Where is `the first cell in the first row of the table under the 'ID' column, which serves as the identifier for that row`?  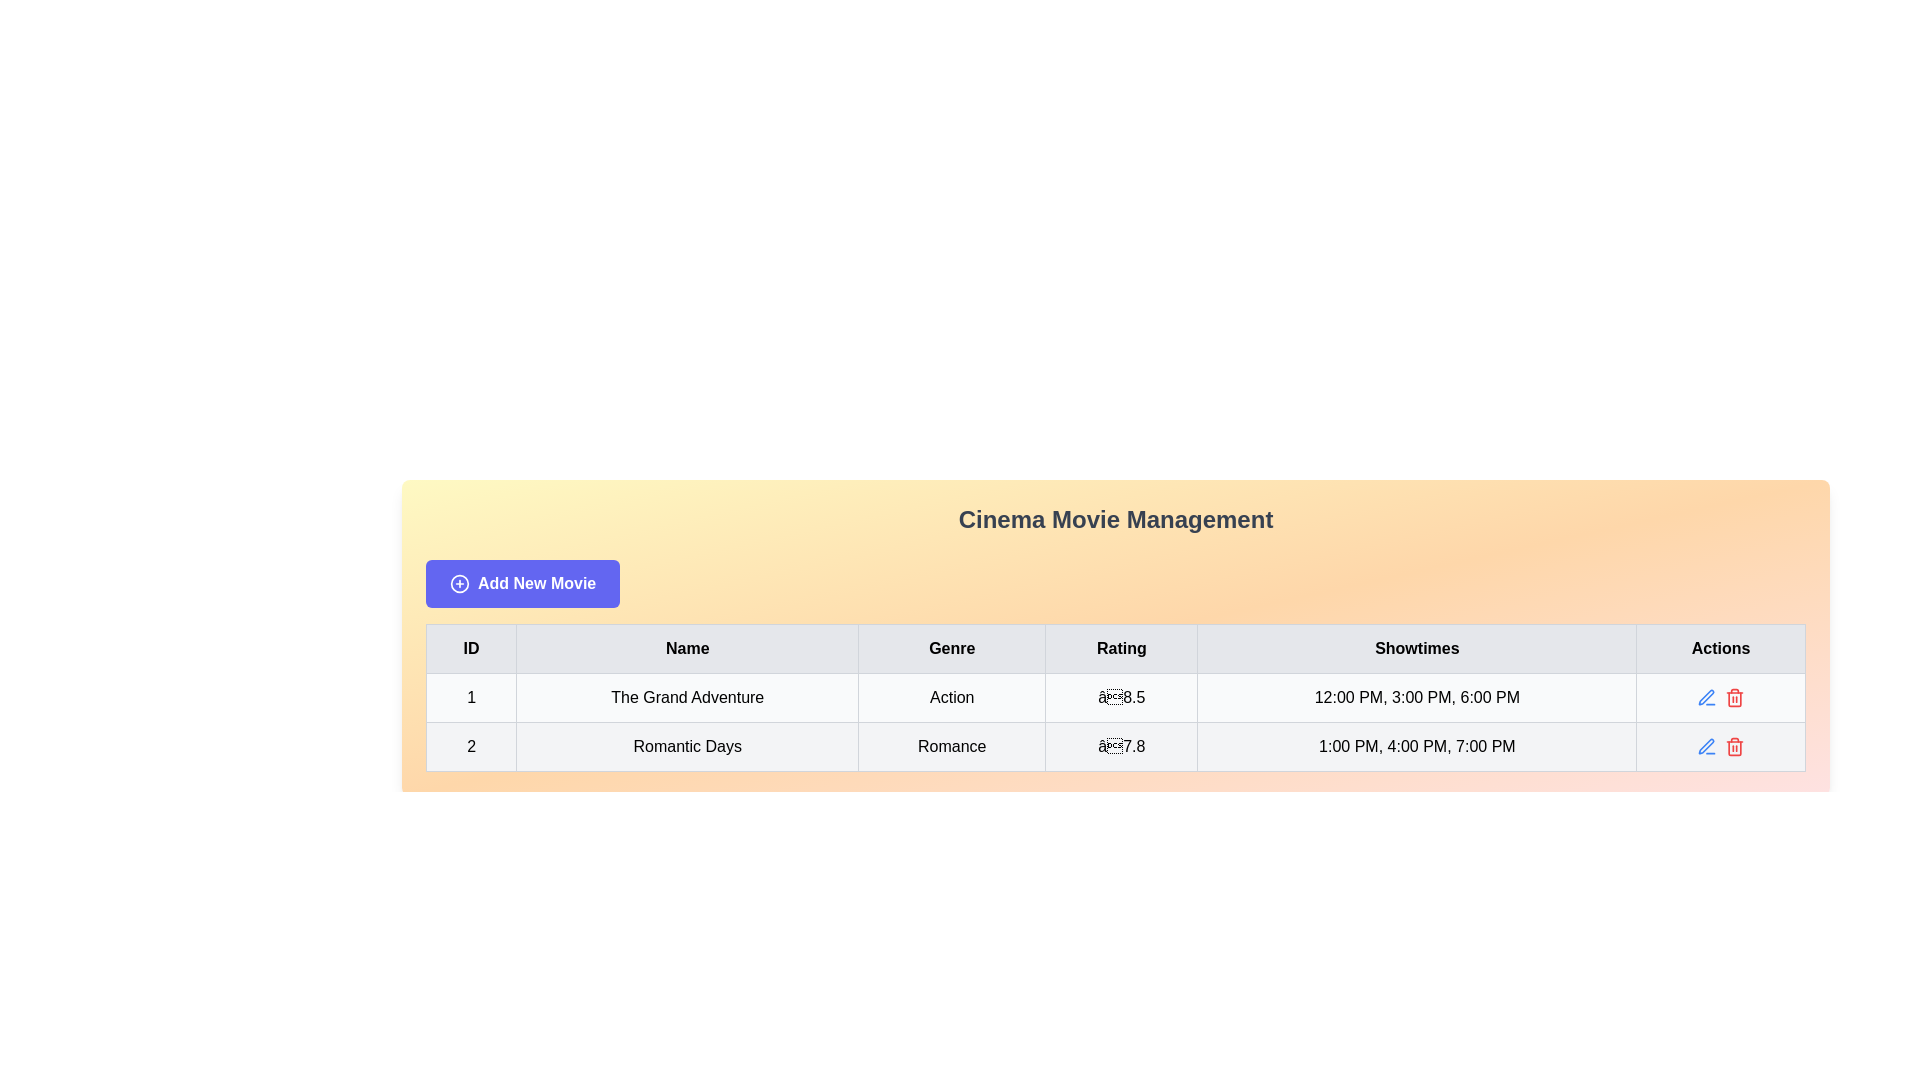 the first cell in the first row of the table under the 'ID' column, which serves as the identifier for that row is located at coordinates (470, 697).